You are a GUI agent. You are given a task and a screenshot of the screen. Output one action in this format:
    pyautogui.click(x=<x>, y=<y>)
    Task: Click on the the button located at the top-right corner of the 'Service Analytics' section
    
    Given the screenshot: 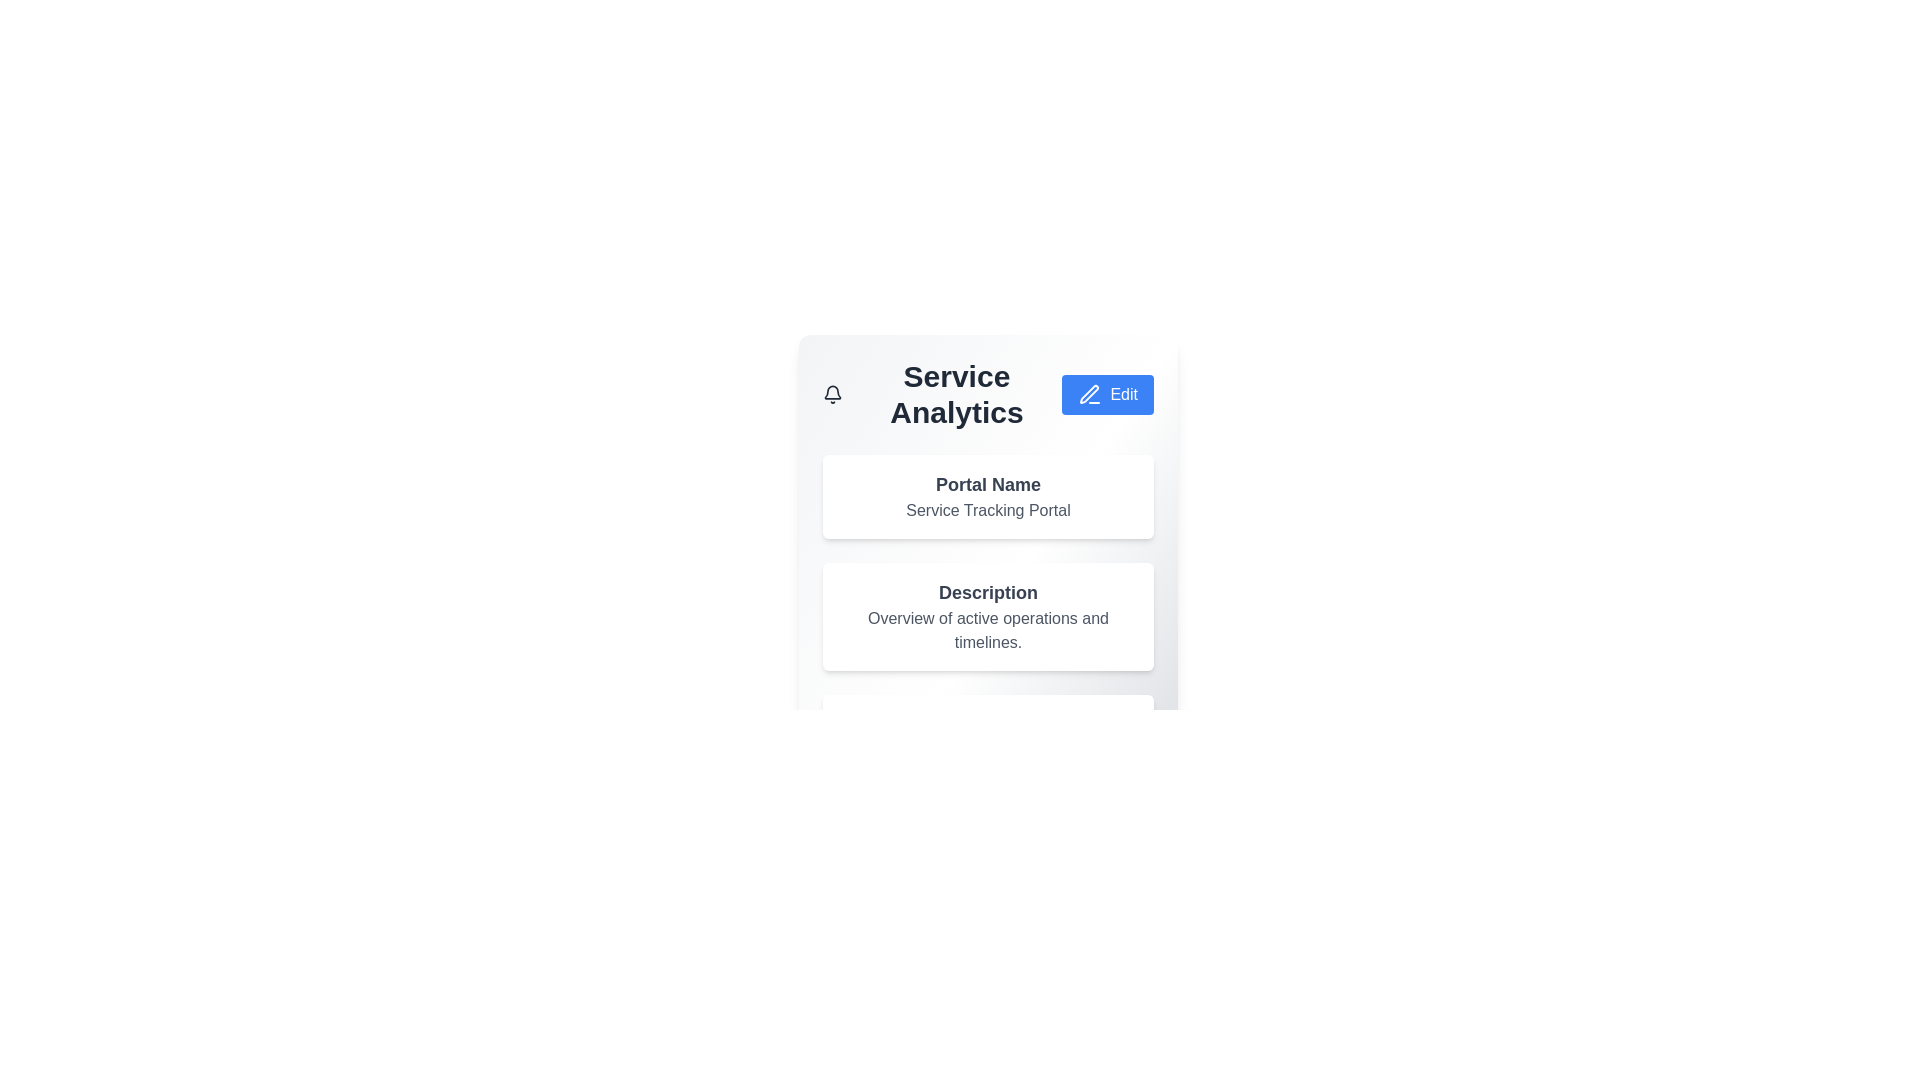 What is the action you would take?
    pyautogui.click(x=1107, y=394)
    